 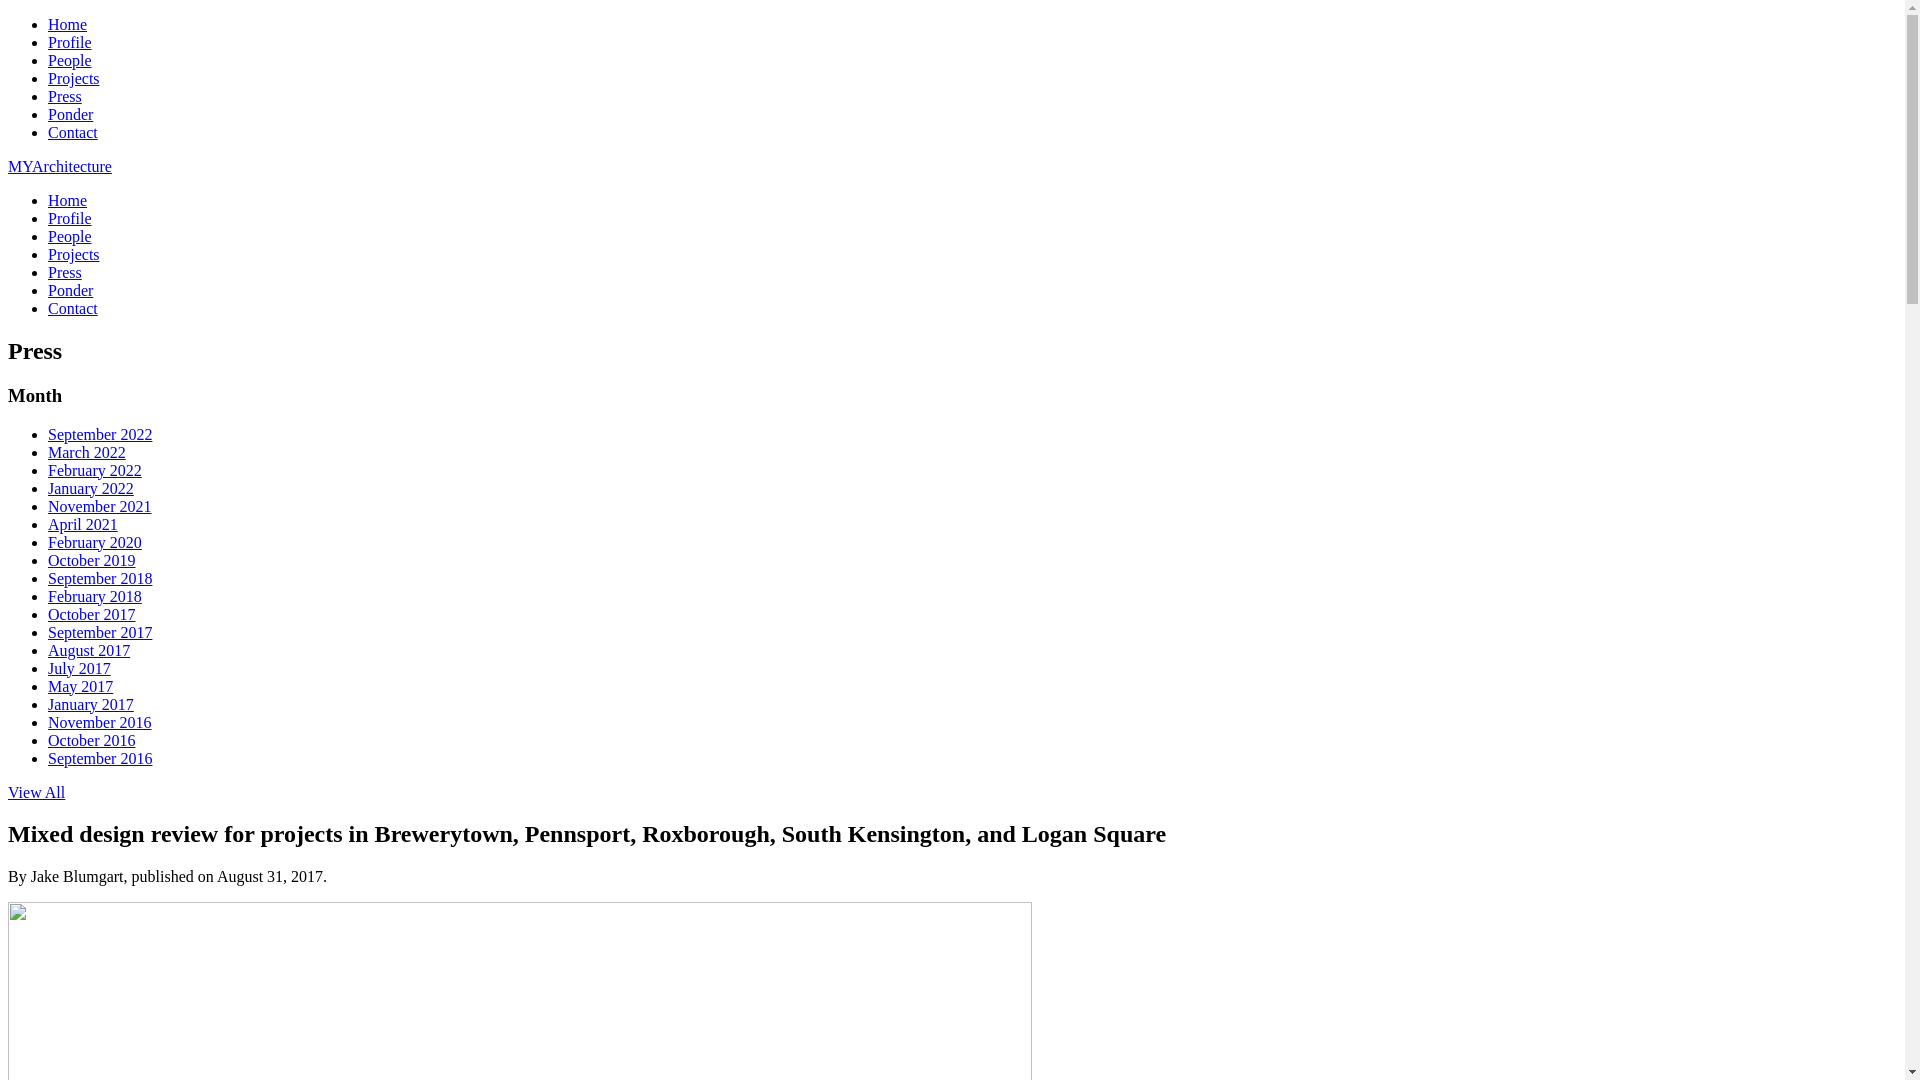 What do you see at coordinates (70, 59) in the screenshot?
I see `'People'` at bounding box center [70, 59].